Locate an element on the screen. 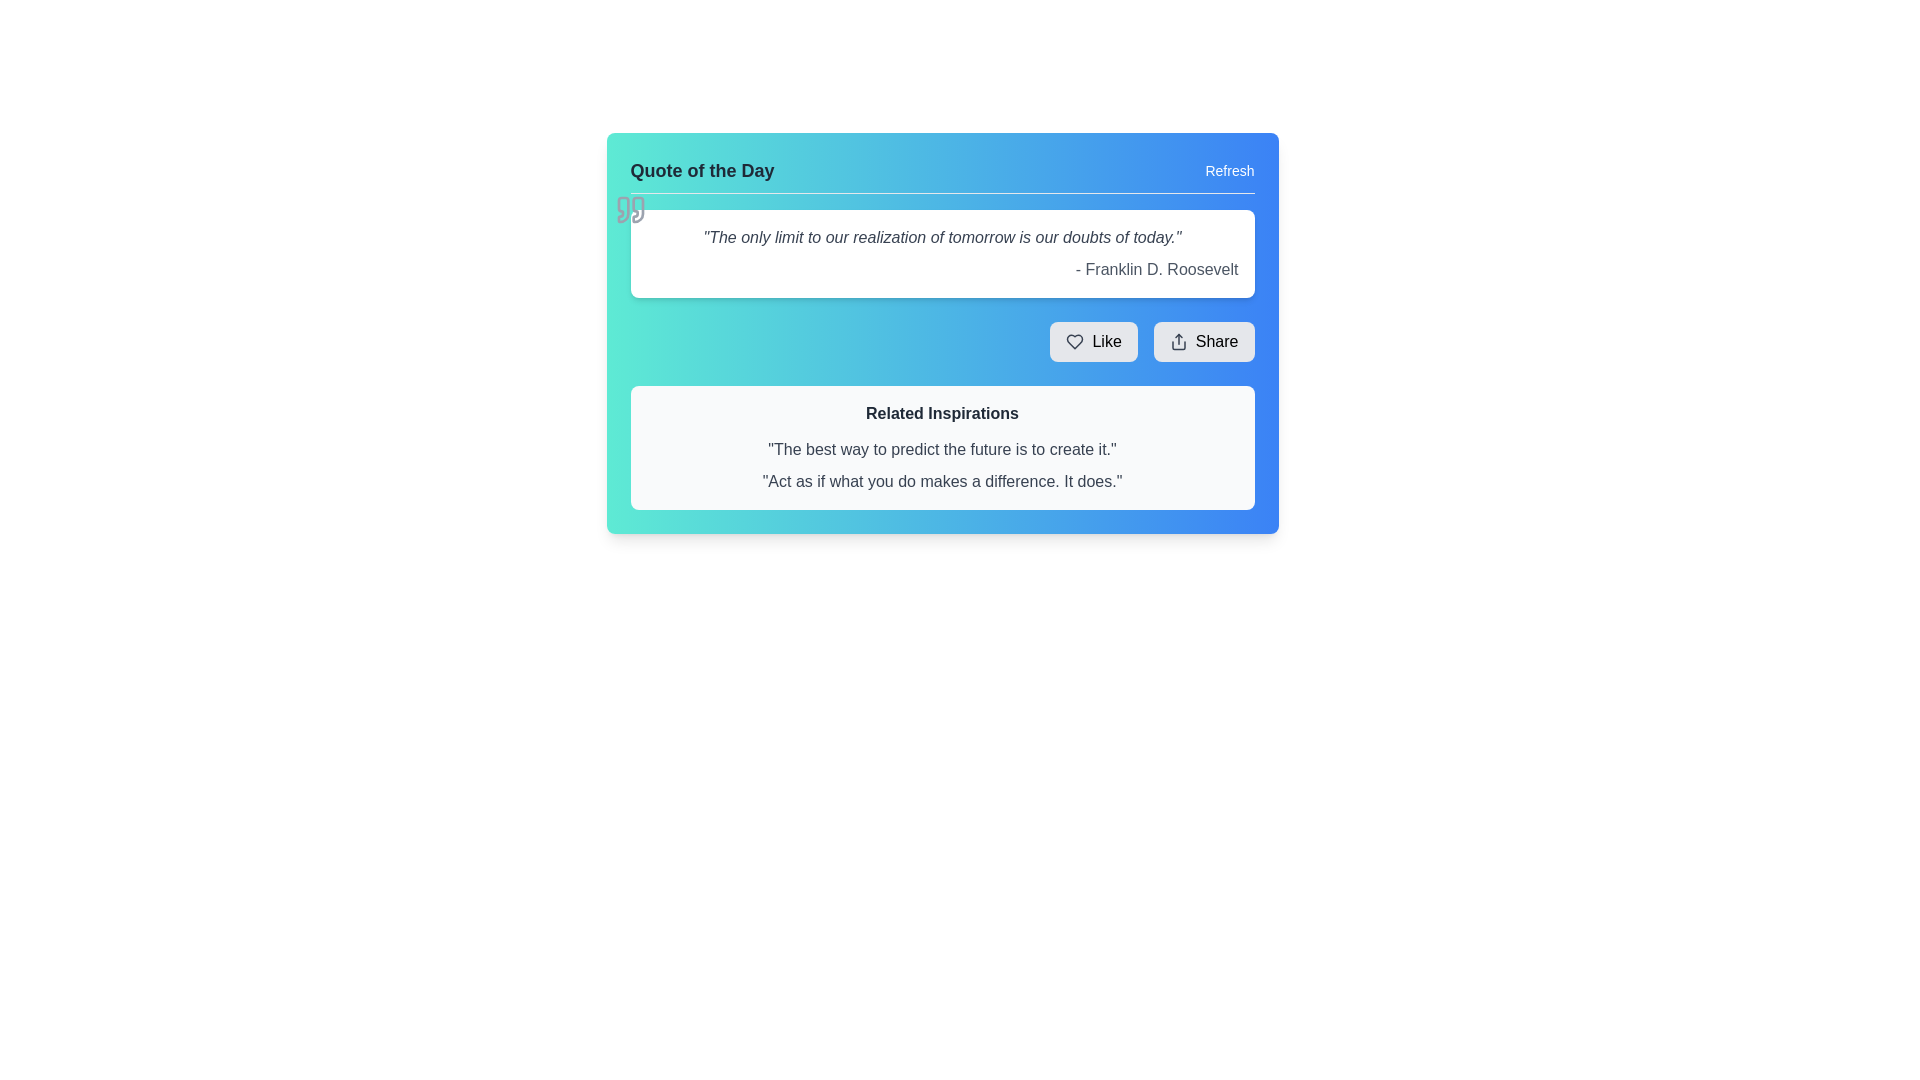 The width and height of the screenshot is (1920, 1080). the reload button located at the upper-right corner of the 'Quote of the Day' section to refresh the content is located at coordinates (1228, 169).